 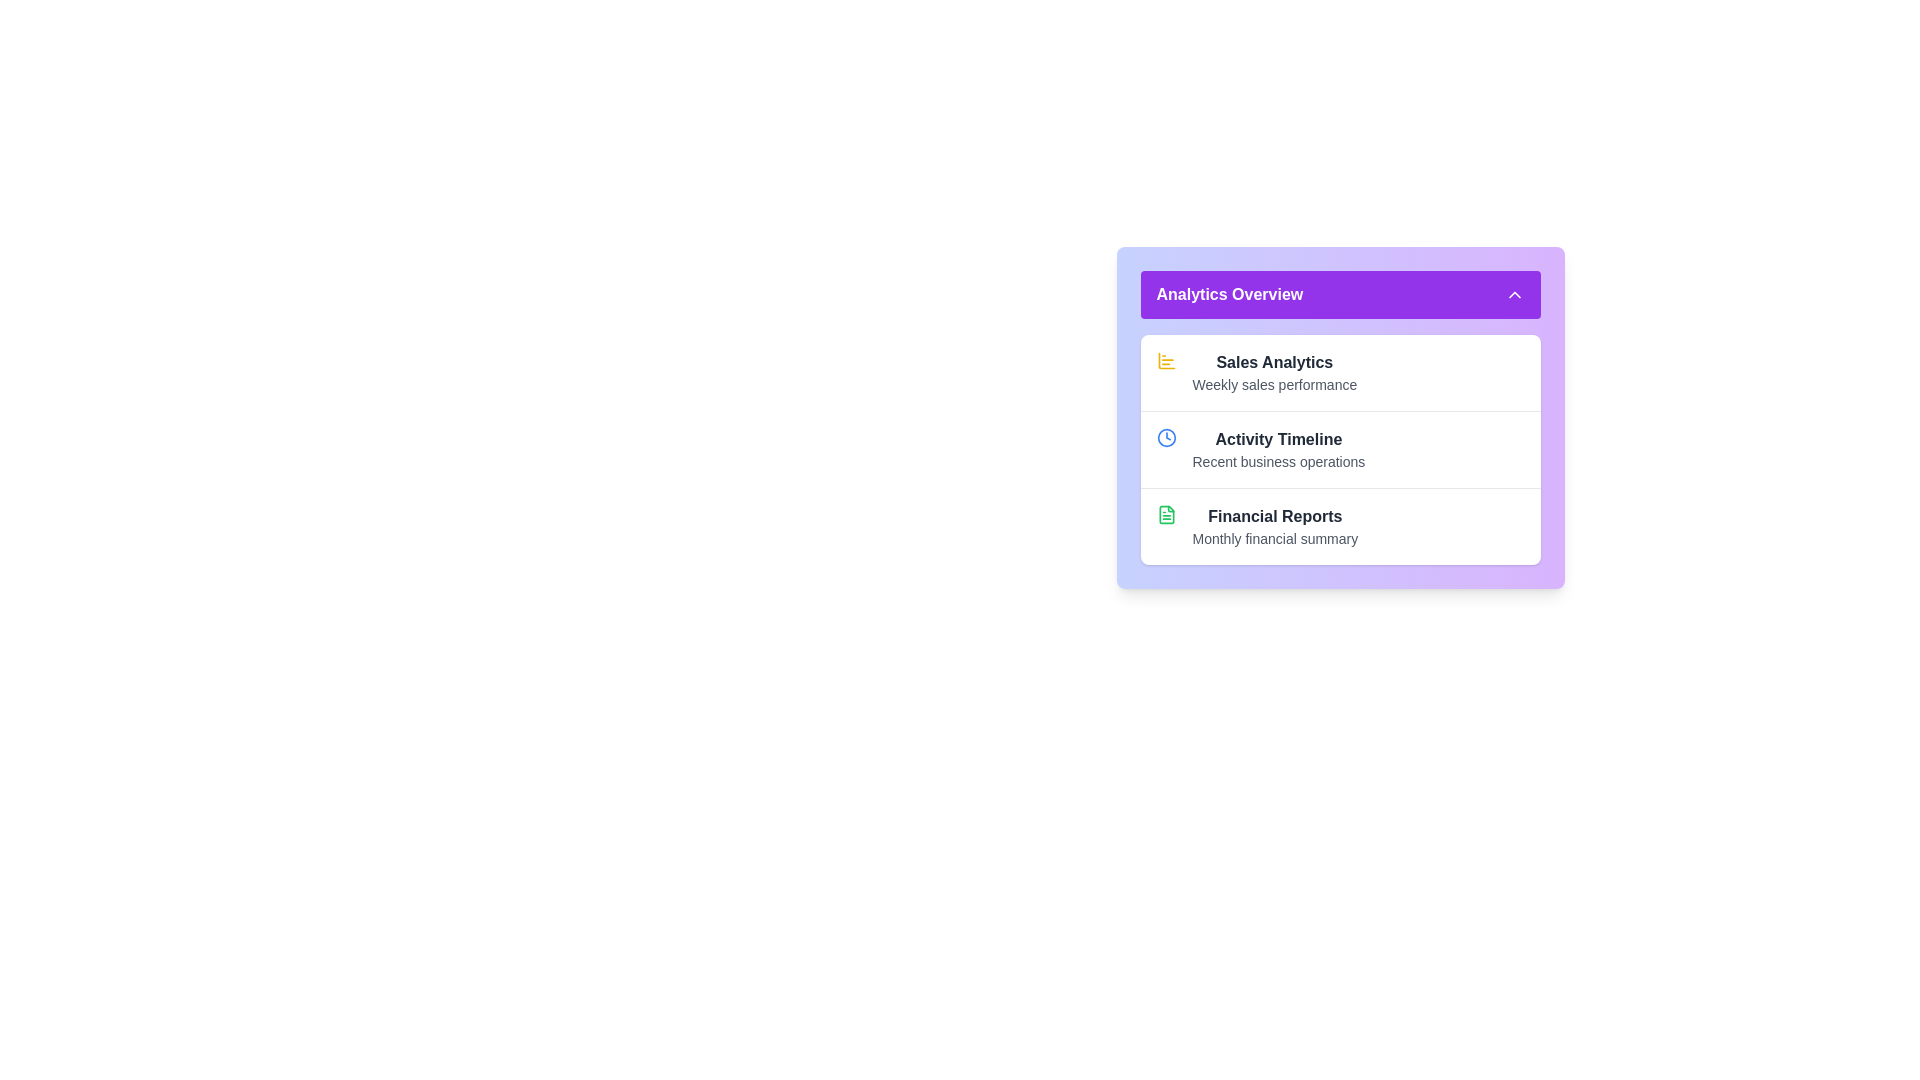 I want to click on the text label 'Recent business operations' which is positioned below the 'Activity Timeline' header in a card layout, so click(x=1277, y=462).